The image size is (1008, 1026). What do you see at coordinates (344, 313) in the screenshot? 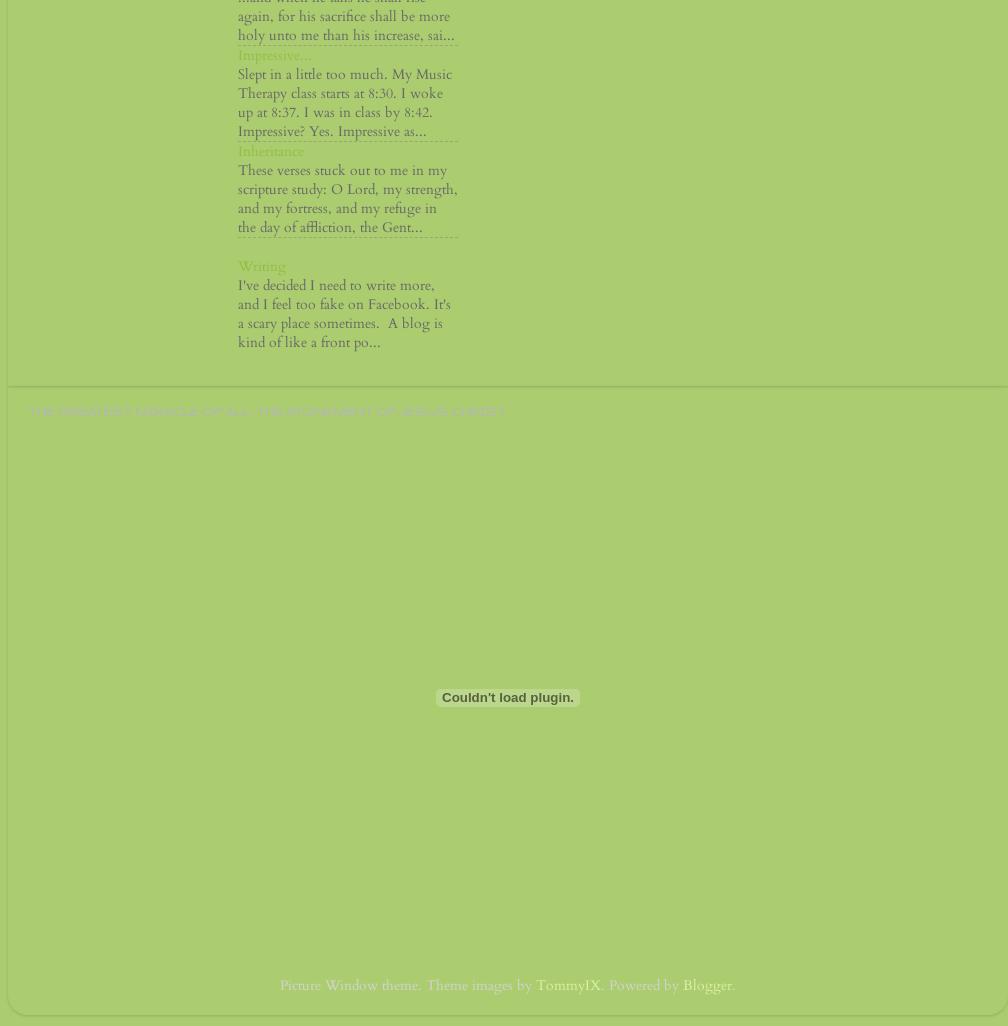
I see `'I've decided I need to write more, and I feel too fake on Facebook. It's a scary place sometimes.  A blog is kind of like a front po...'` at bounding box center [344, 313].